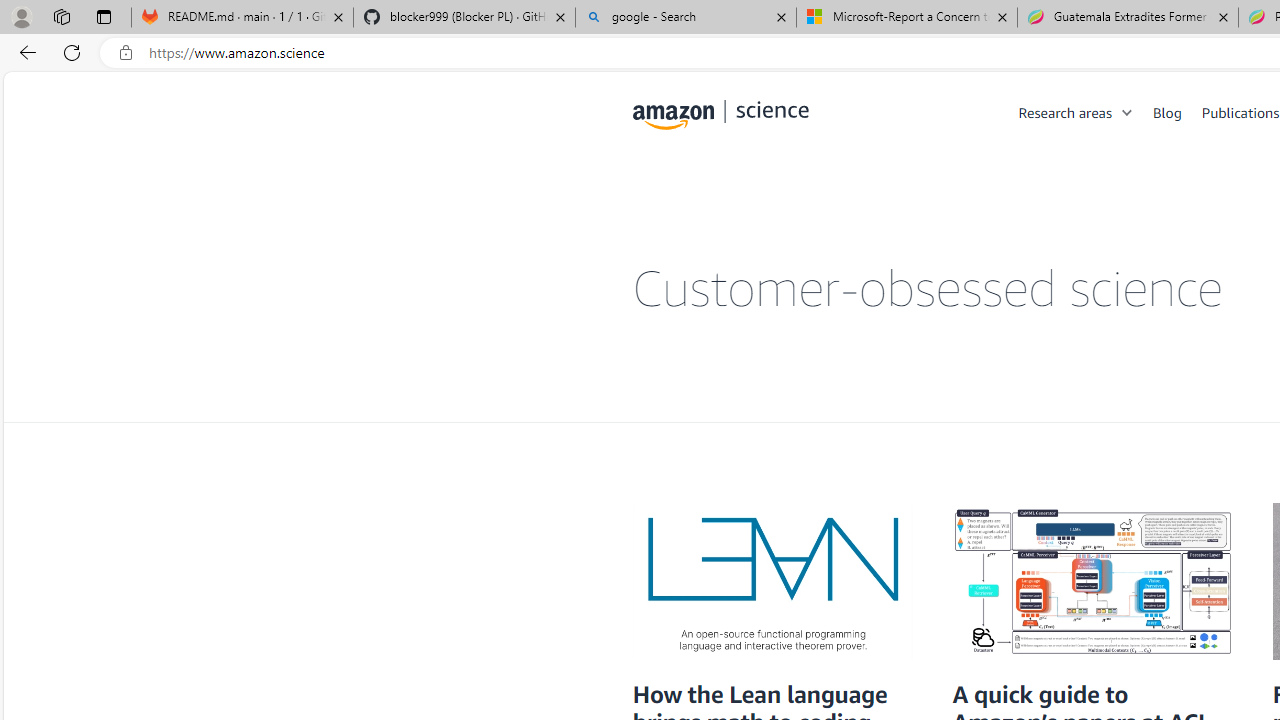  I want to click on 'home page', so click(720, 110).